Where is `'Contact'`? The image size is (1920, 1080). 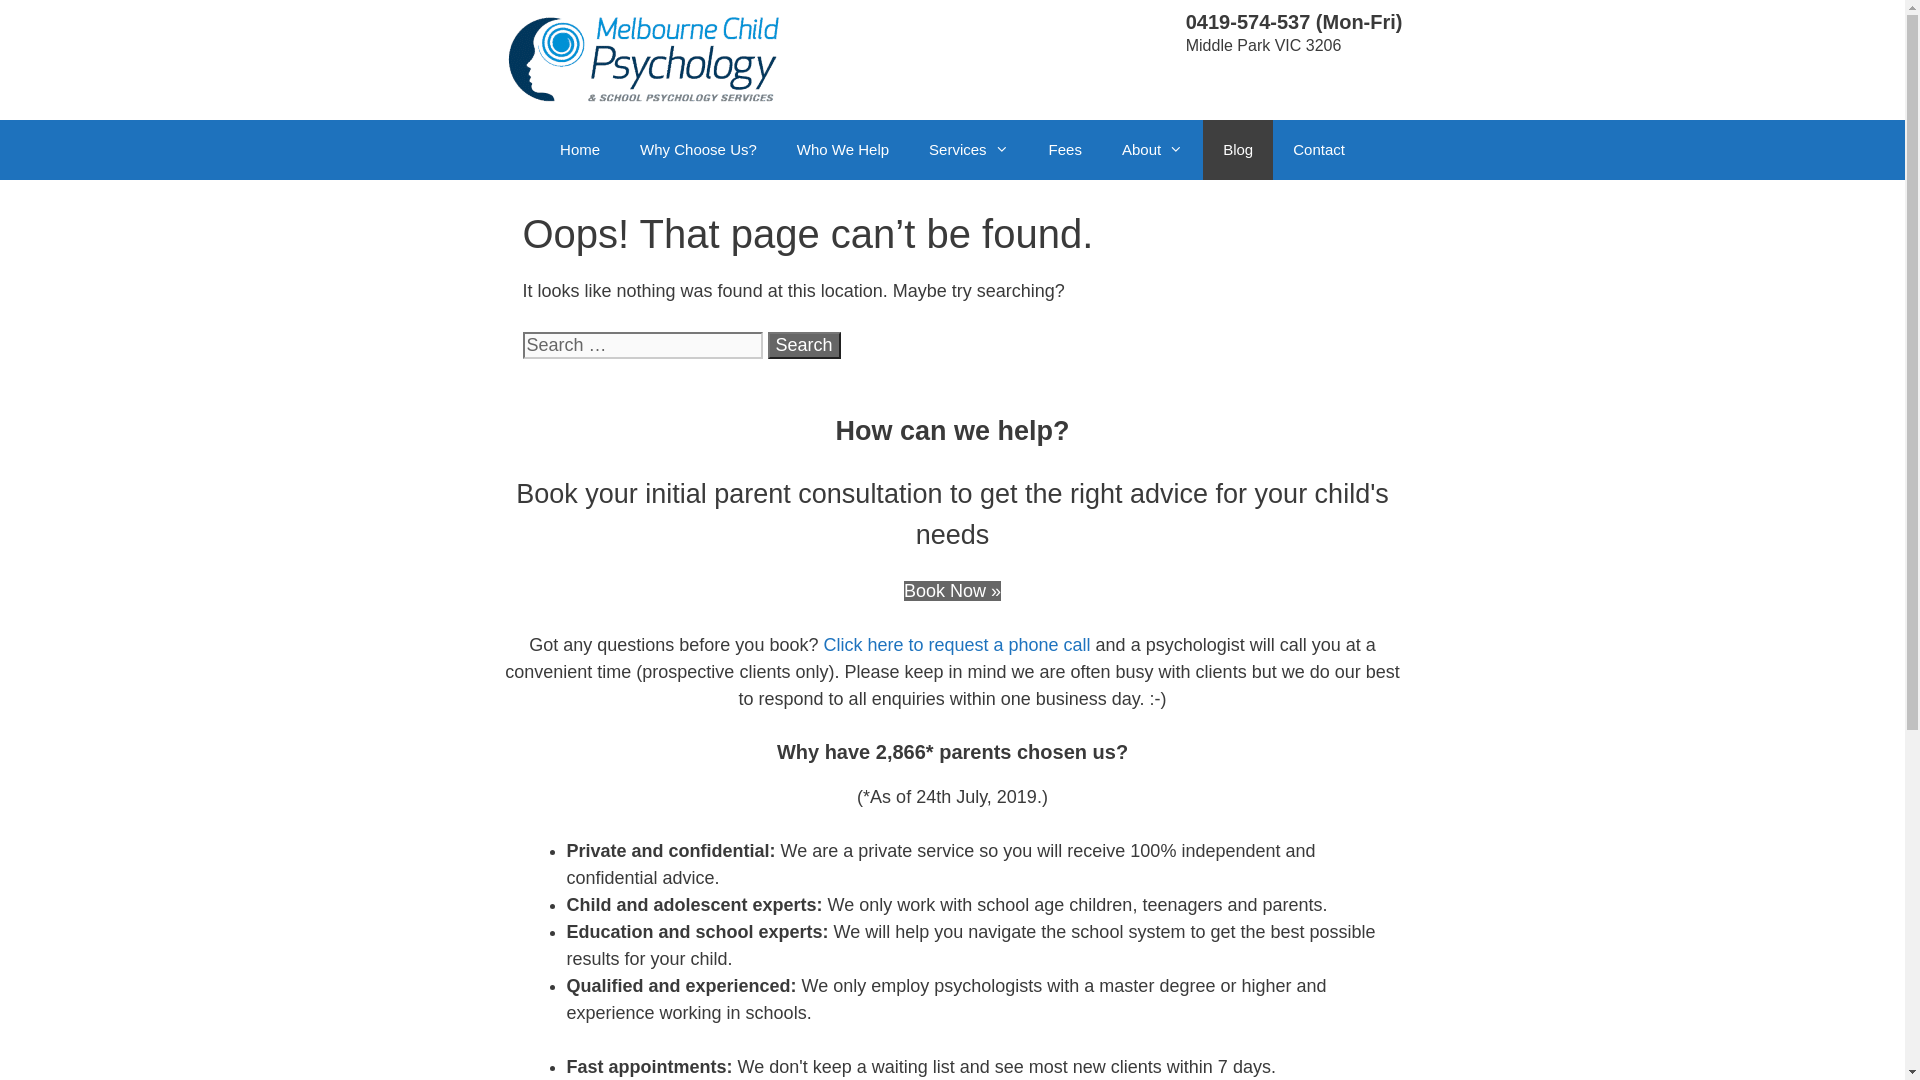 'Contact' is located at coordinates (1319, 149).